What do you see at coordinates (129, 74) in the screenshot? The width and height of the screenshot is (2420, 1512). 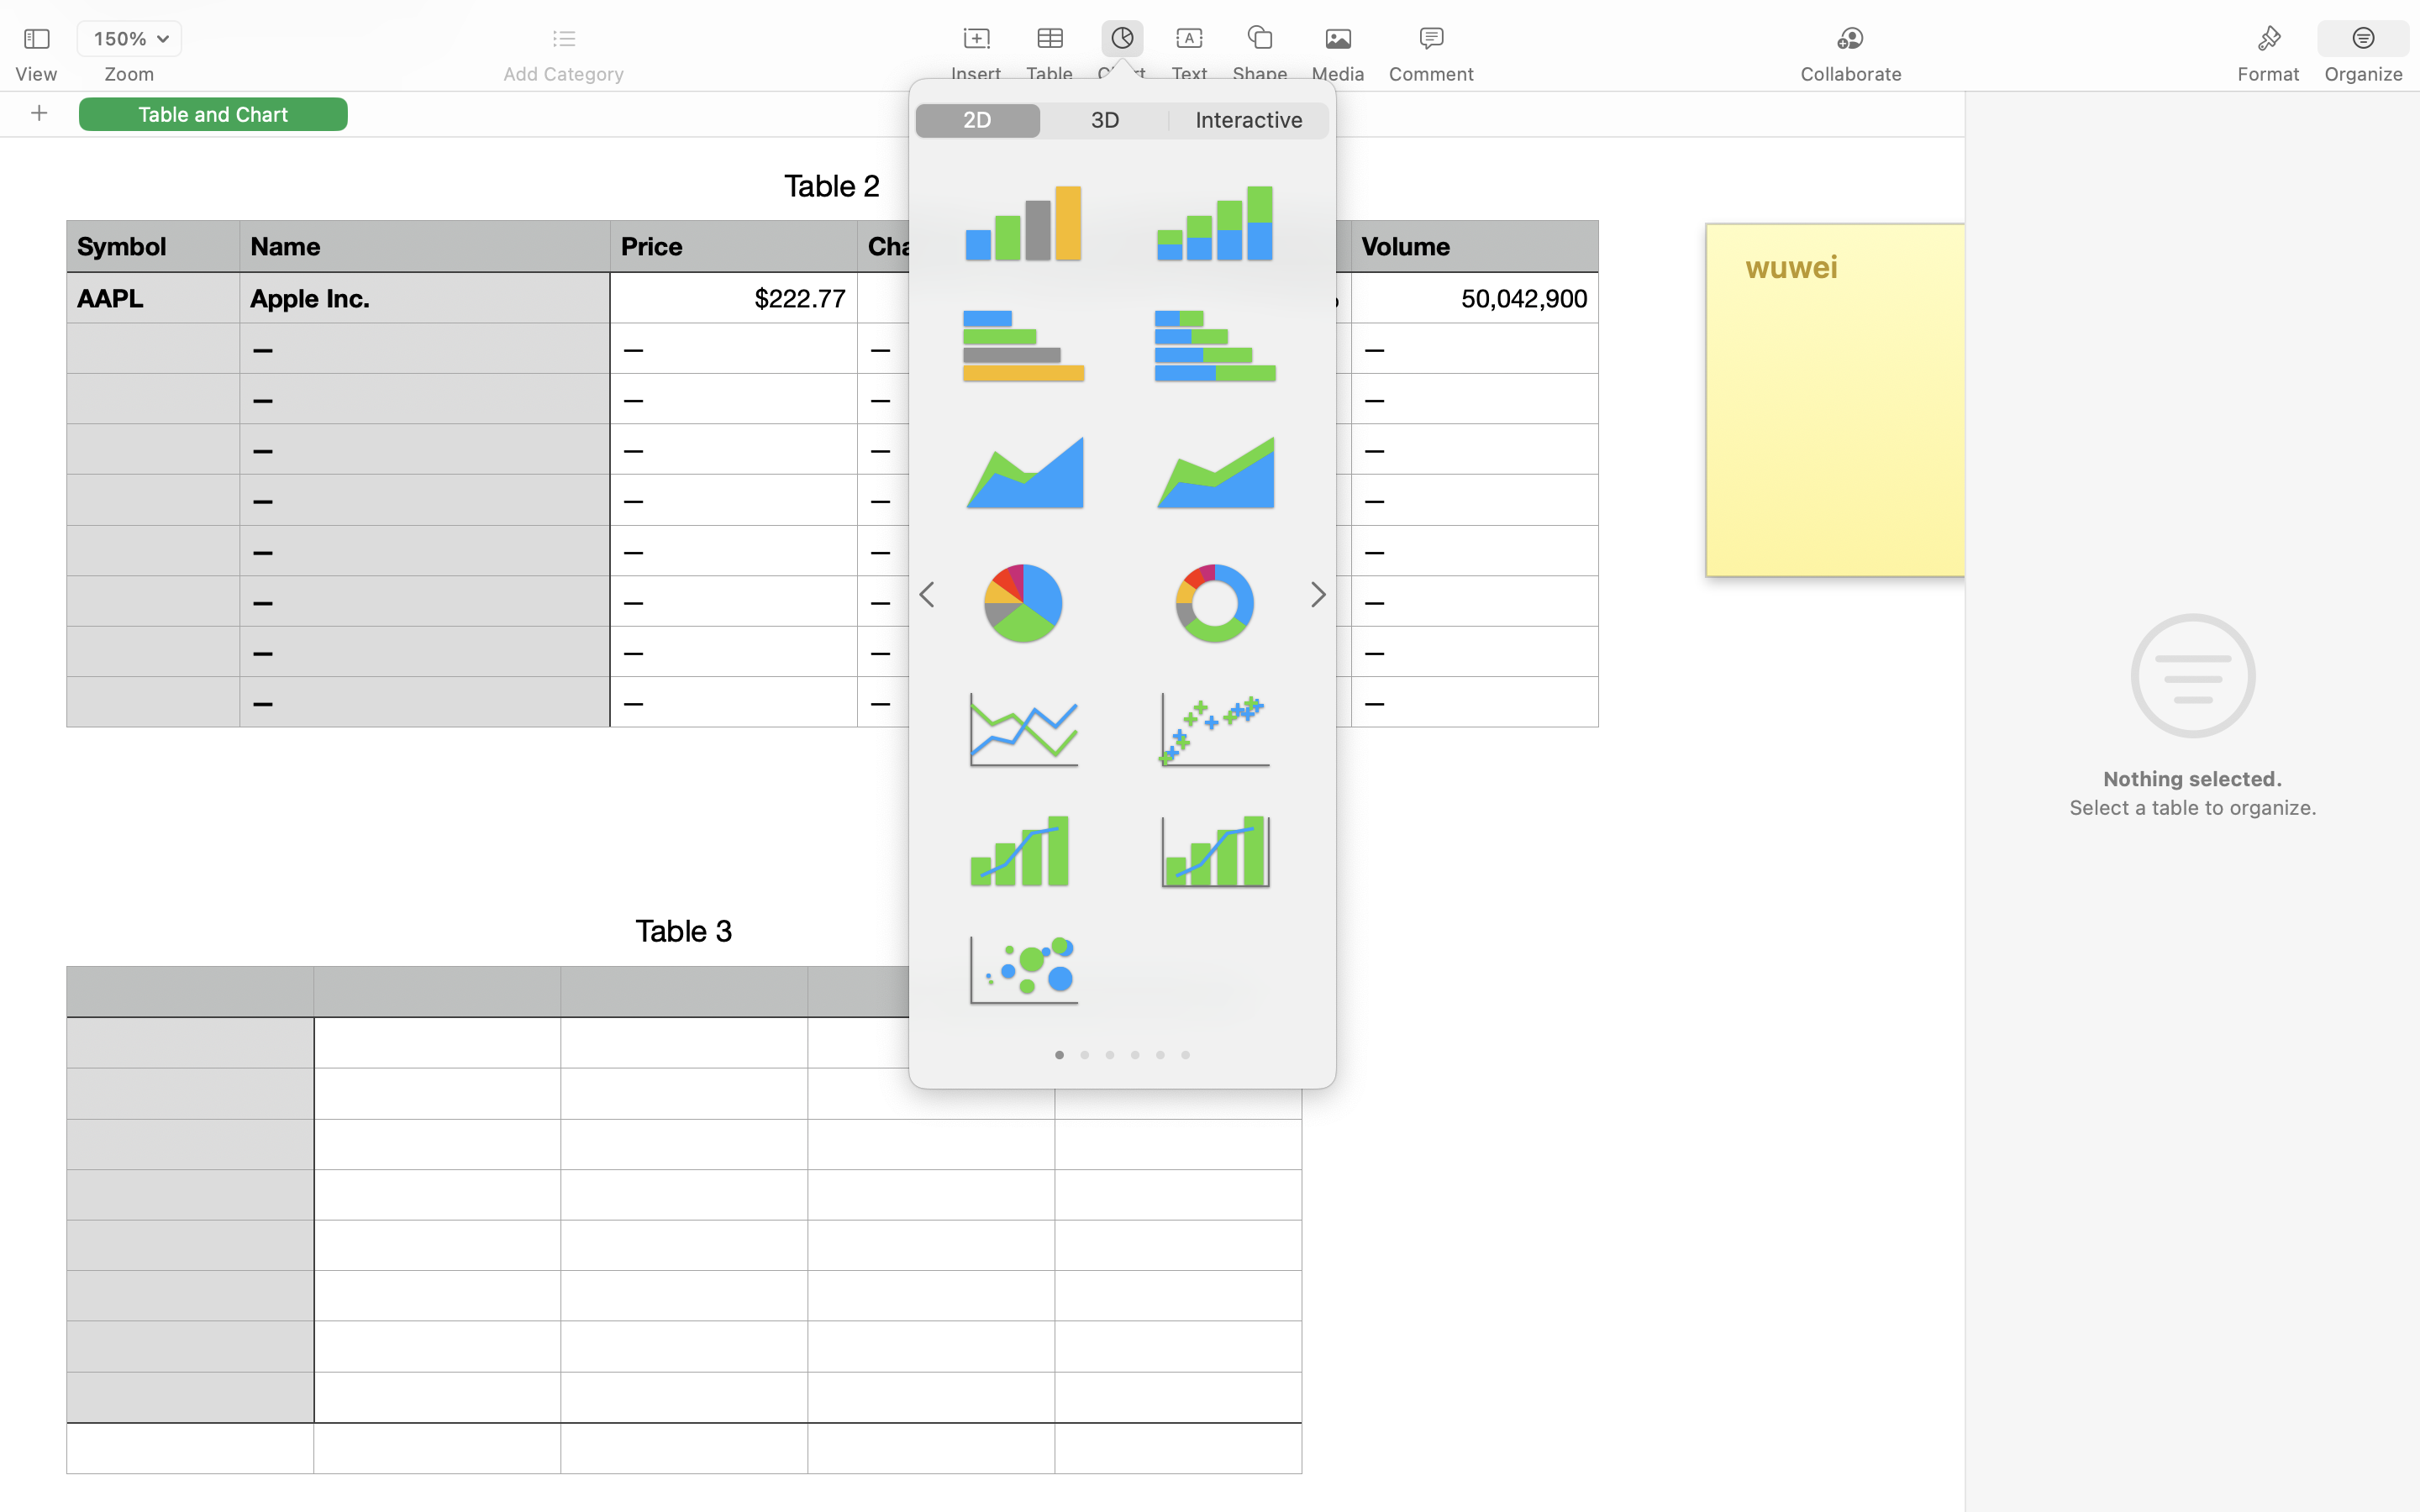 I see `'Zoom'` at bounding box center [129, 74].